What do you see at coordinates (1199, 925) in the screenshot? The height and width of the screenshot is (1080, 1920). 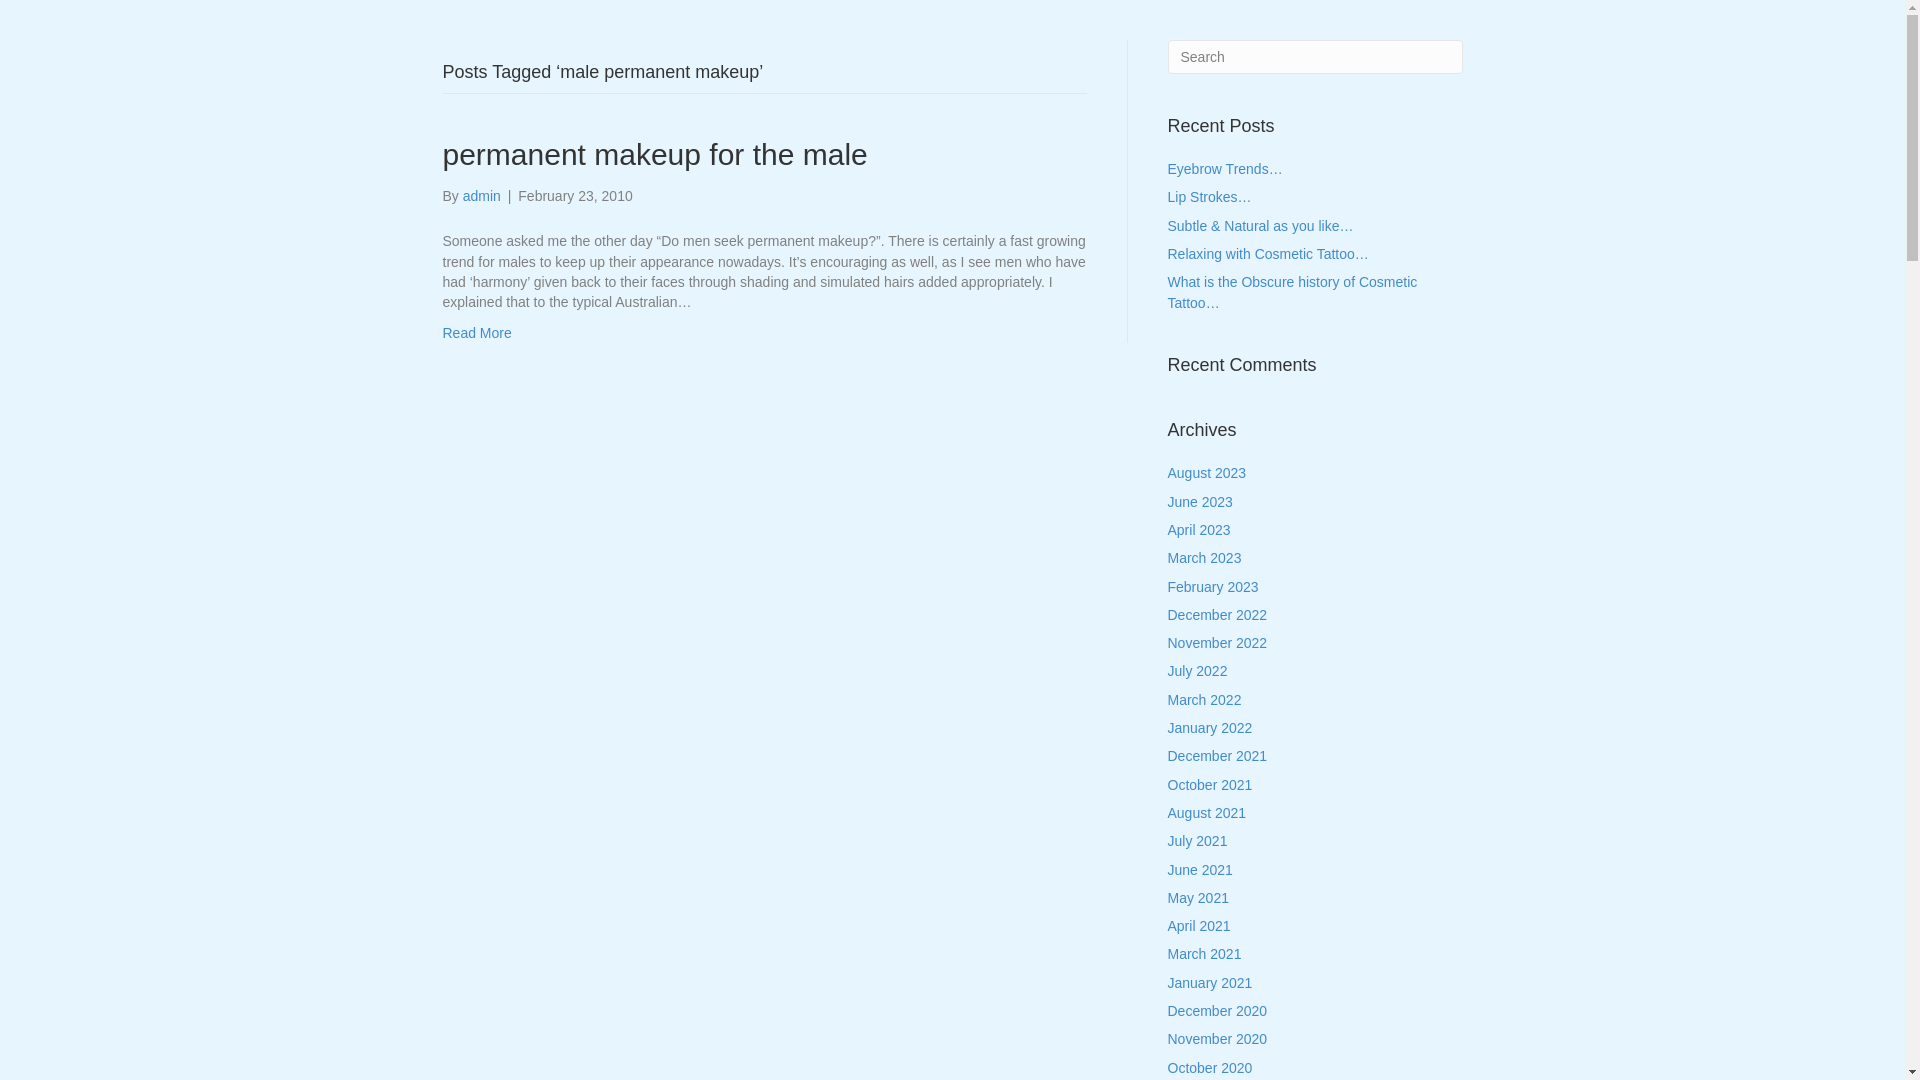 I see `'April 2021'` at bounding box center [1199, 925].